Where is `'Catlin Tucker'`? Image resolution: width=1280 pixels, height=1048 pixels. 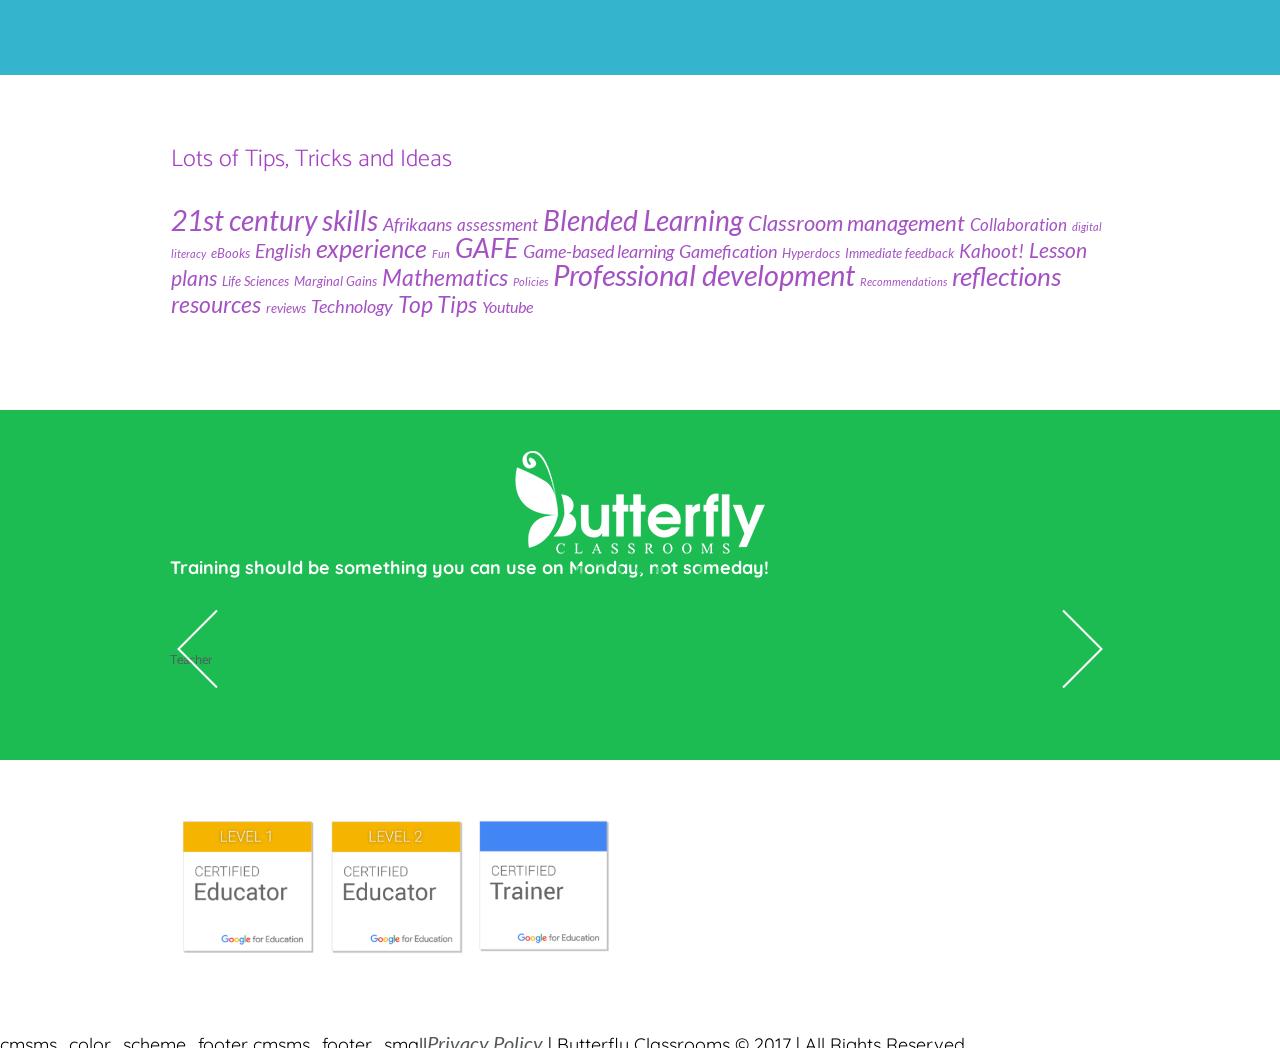 'Catlin Tucker' is located at coordinates (232, 613).